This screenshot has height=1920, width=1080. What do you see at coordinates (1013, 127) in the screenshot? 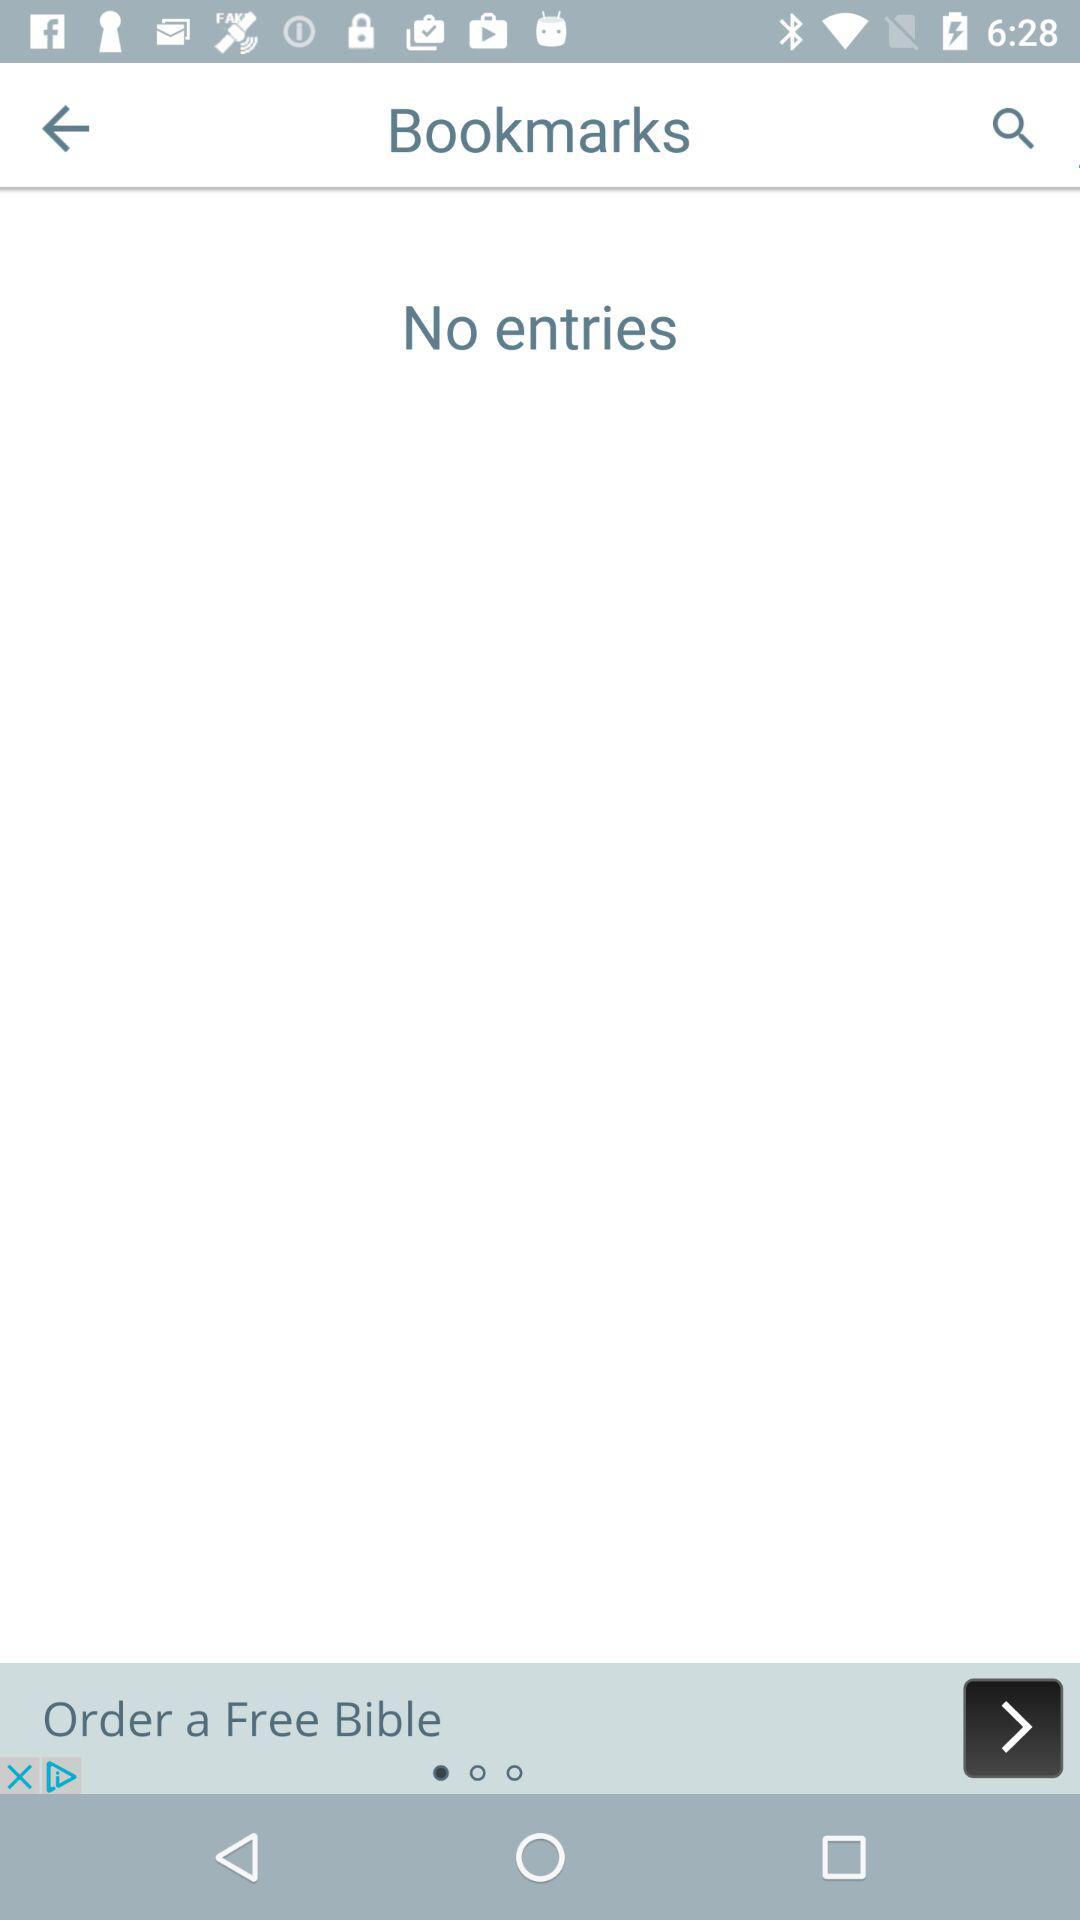
I see `search` at bounding box center [1013, 127].